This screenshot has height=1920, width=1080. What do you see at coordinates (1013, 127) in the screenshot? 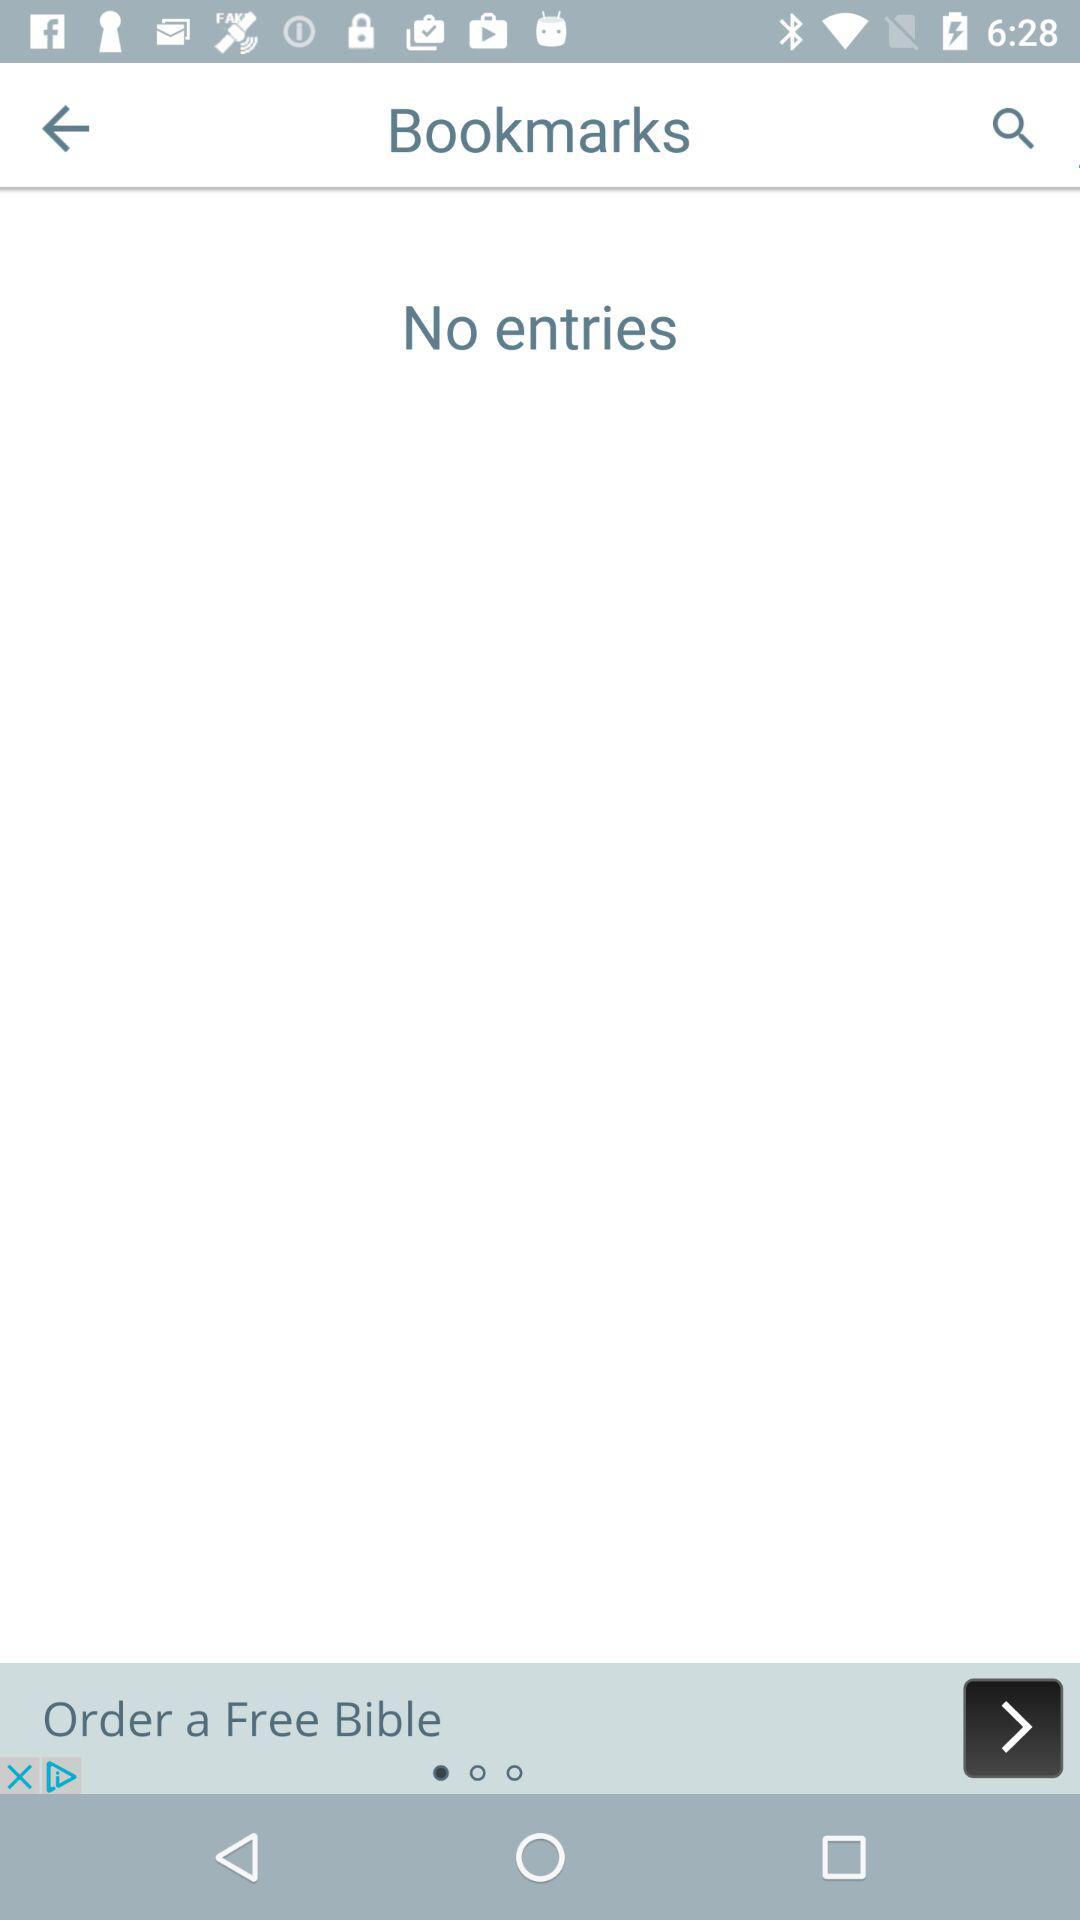
I see `search` at bounding box center [1013, 127].